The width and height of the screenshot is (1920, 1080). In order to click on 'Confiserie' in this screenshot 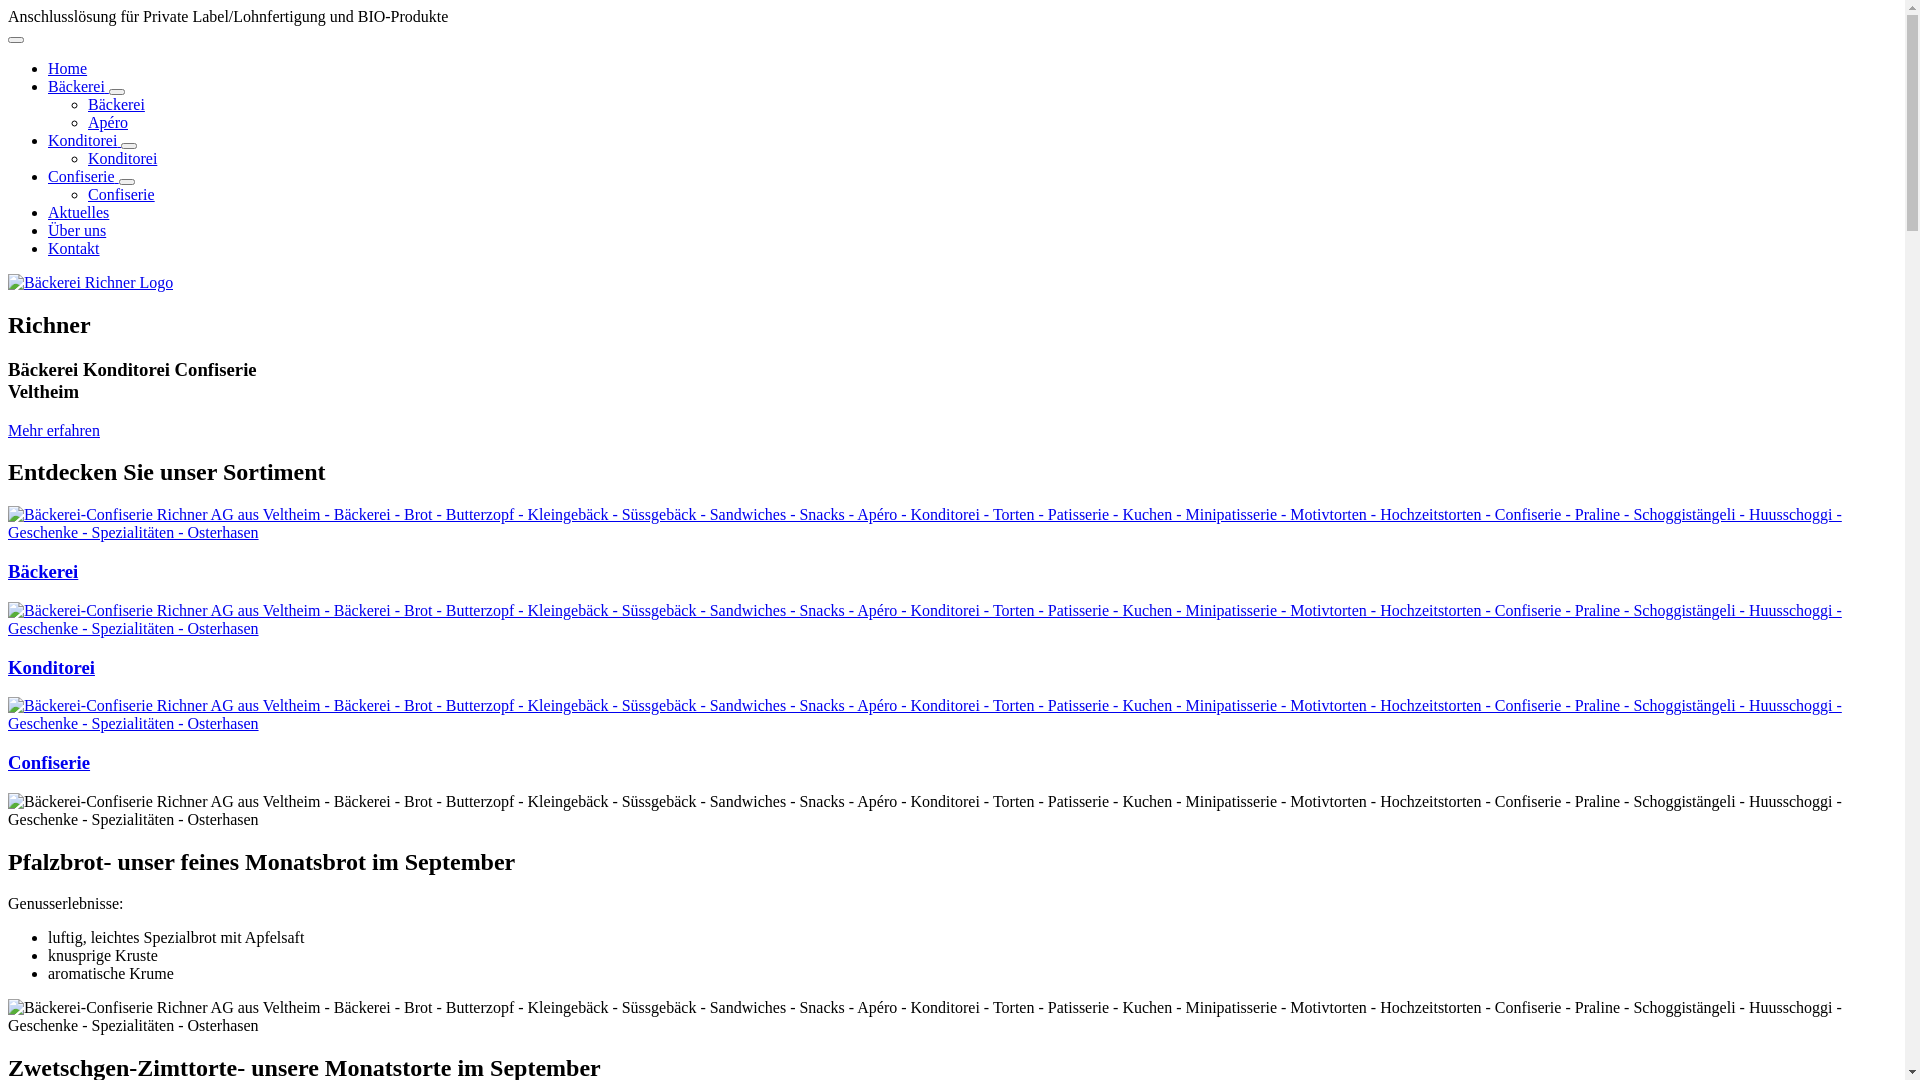, I will do `click(82, 175)`.